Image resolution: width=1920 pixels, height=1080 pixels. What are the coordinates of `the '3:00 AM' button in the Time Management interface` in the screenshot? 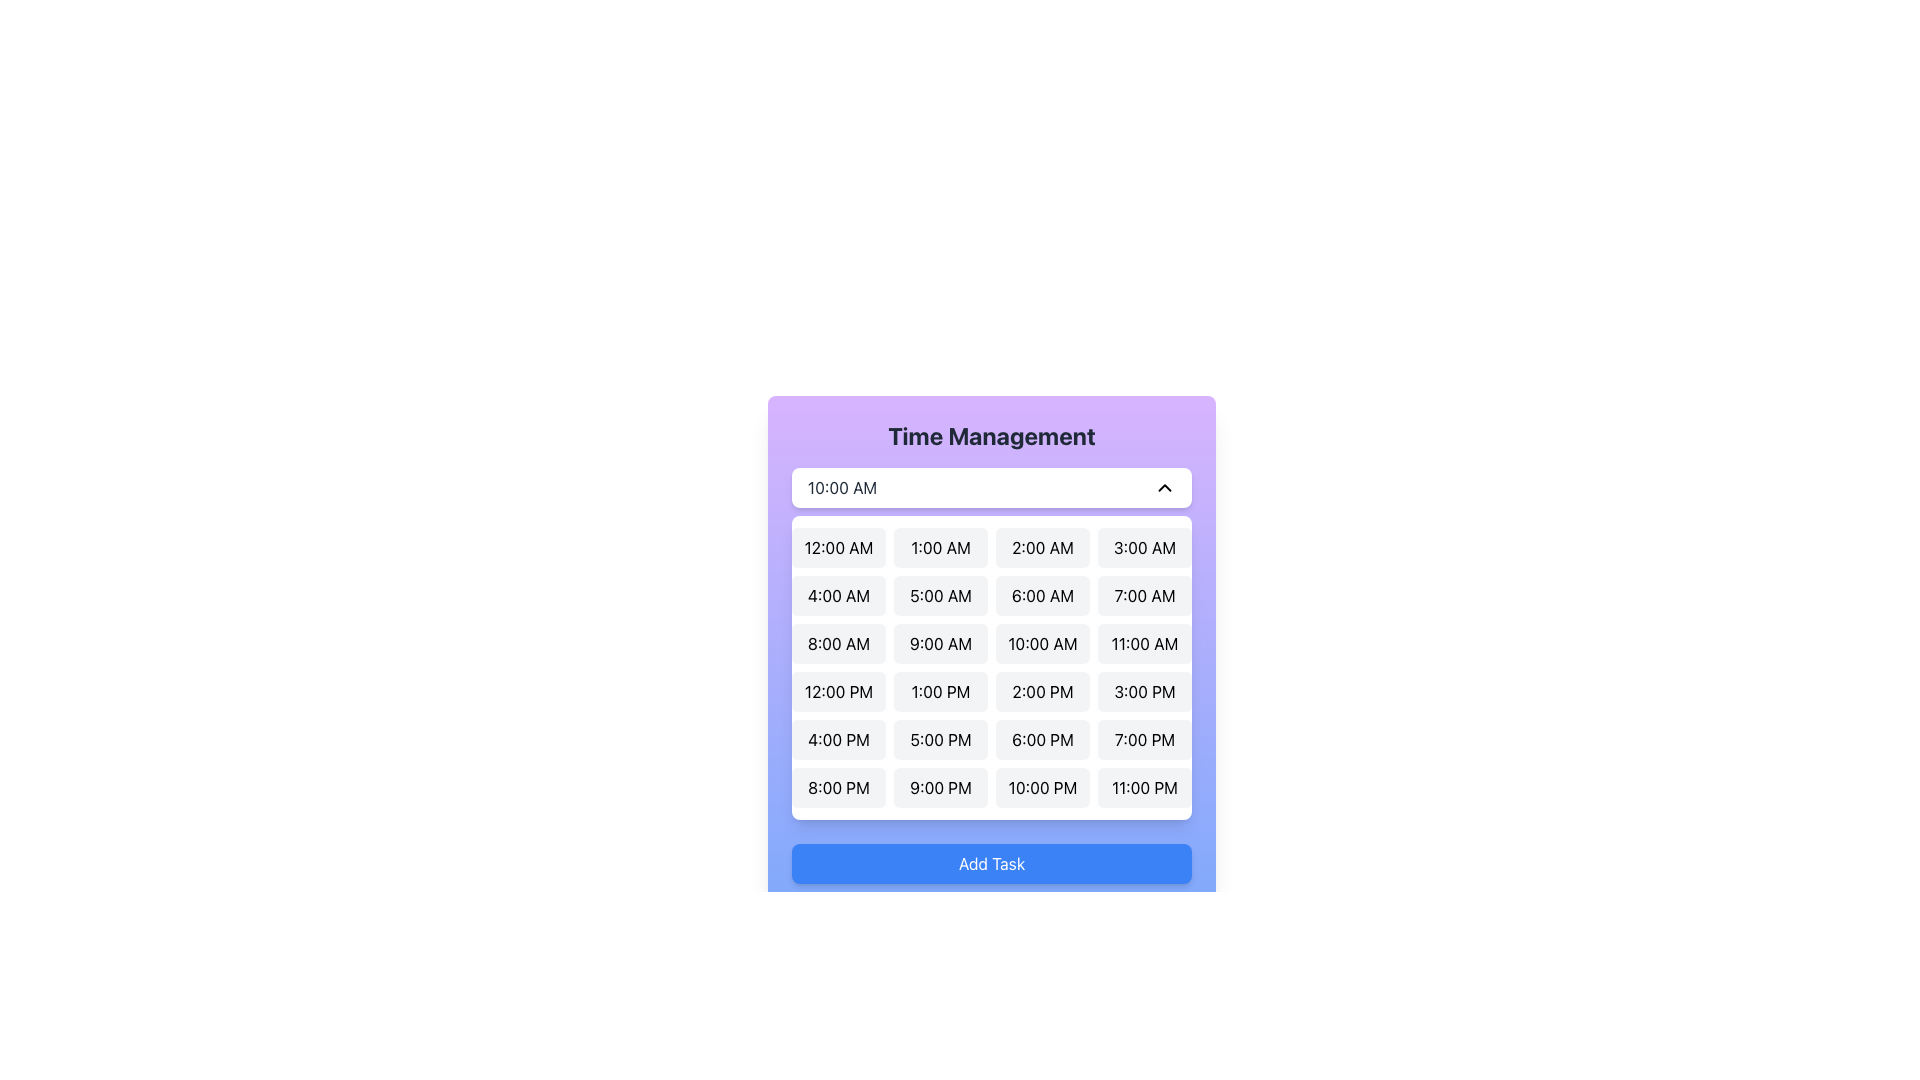 It's located at (1145, 547).